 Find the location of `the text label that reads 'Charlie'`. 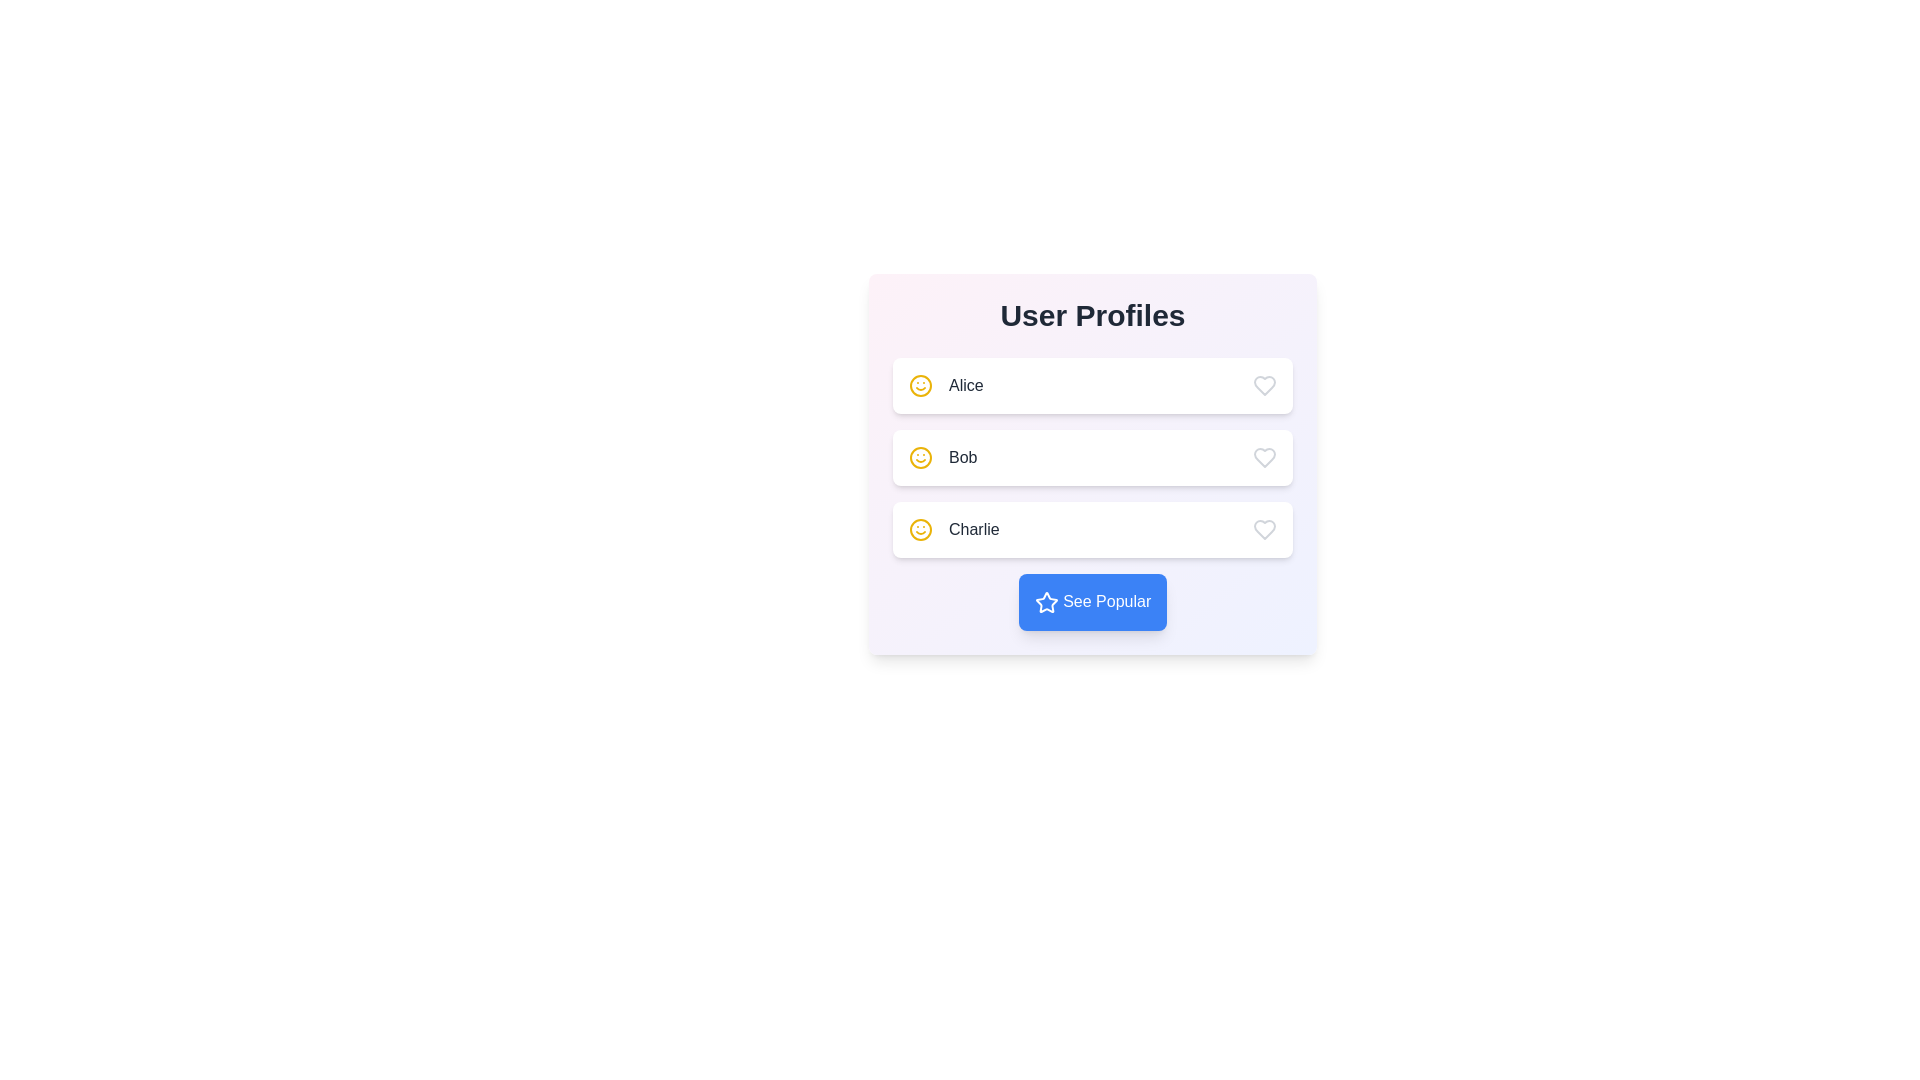

the text label that reads 'Charlie' is located at coordinates (974, 528).